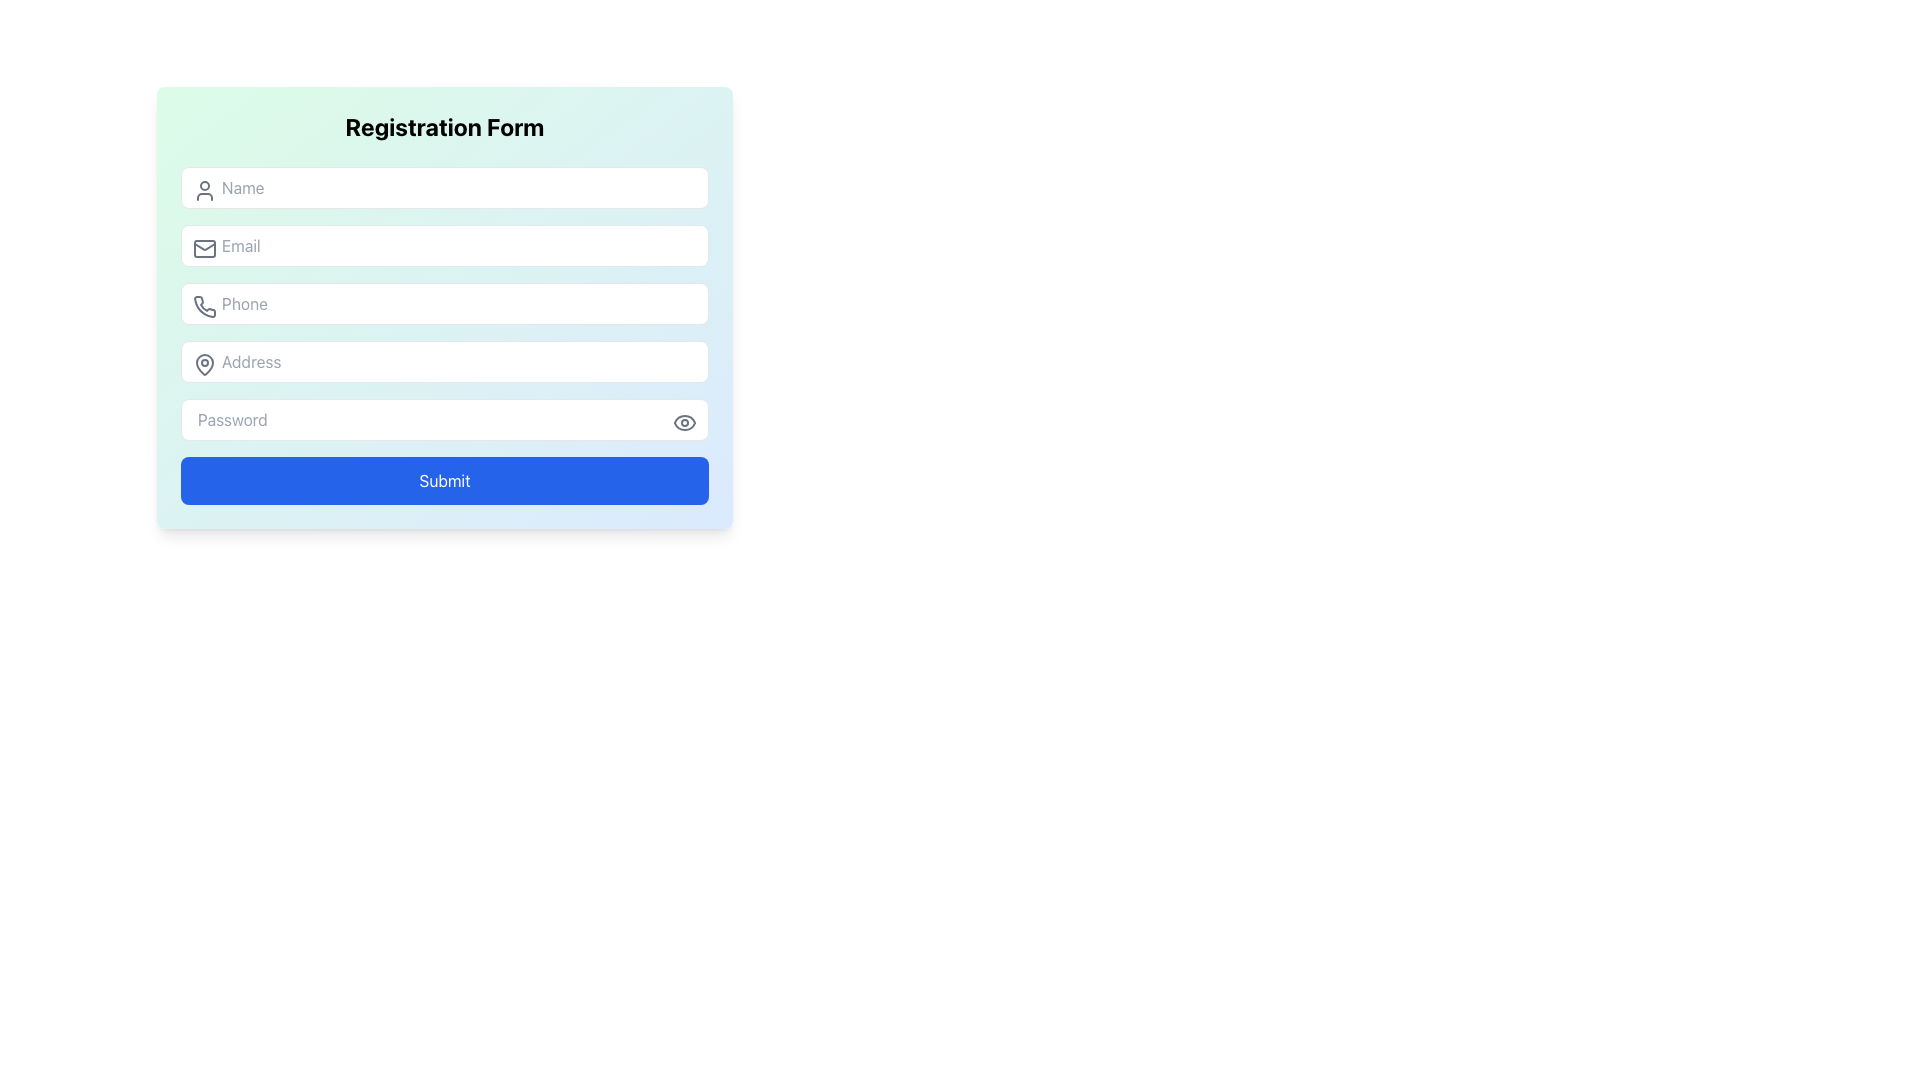 This screenshot has width=1920, height=1080. I want to click on the email input field located below the 'Name' input field and above the 'Phone' input field, so click(444, 245).